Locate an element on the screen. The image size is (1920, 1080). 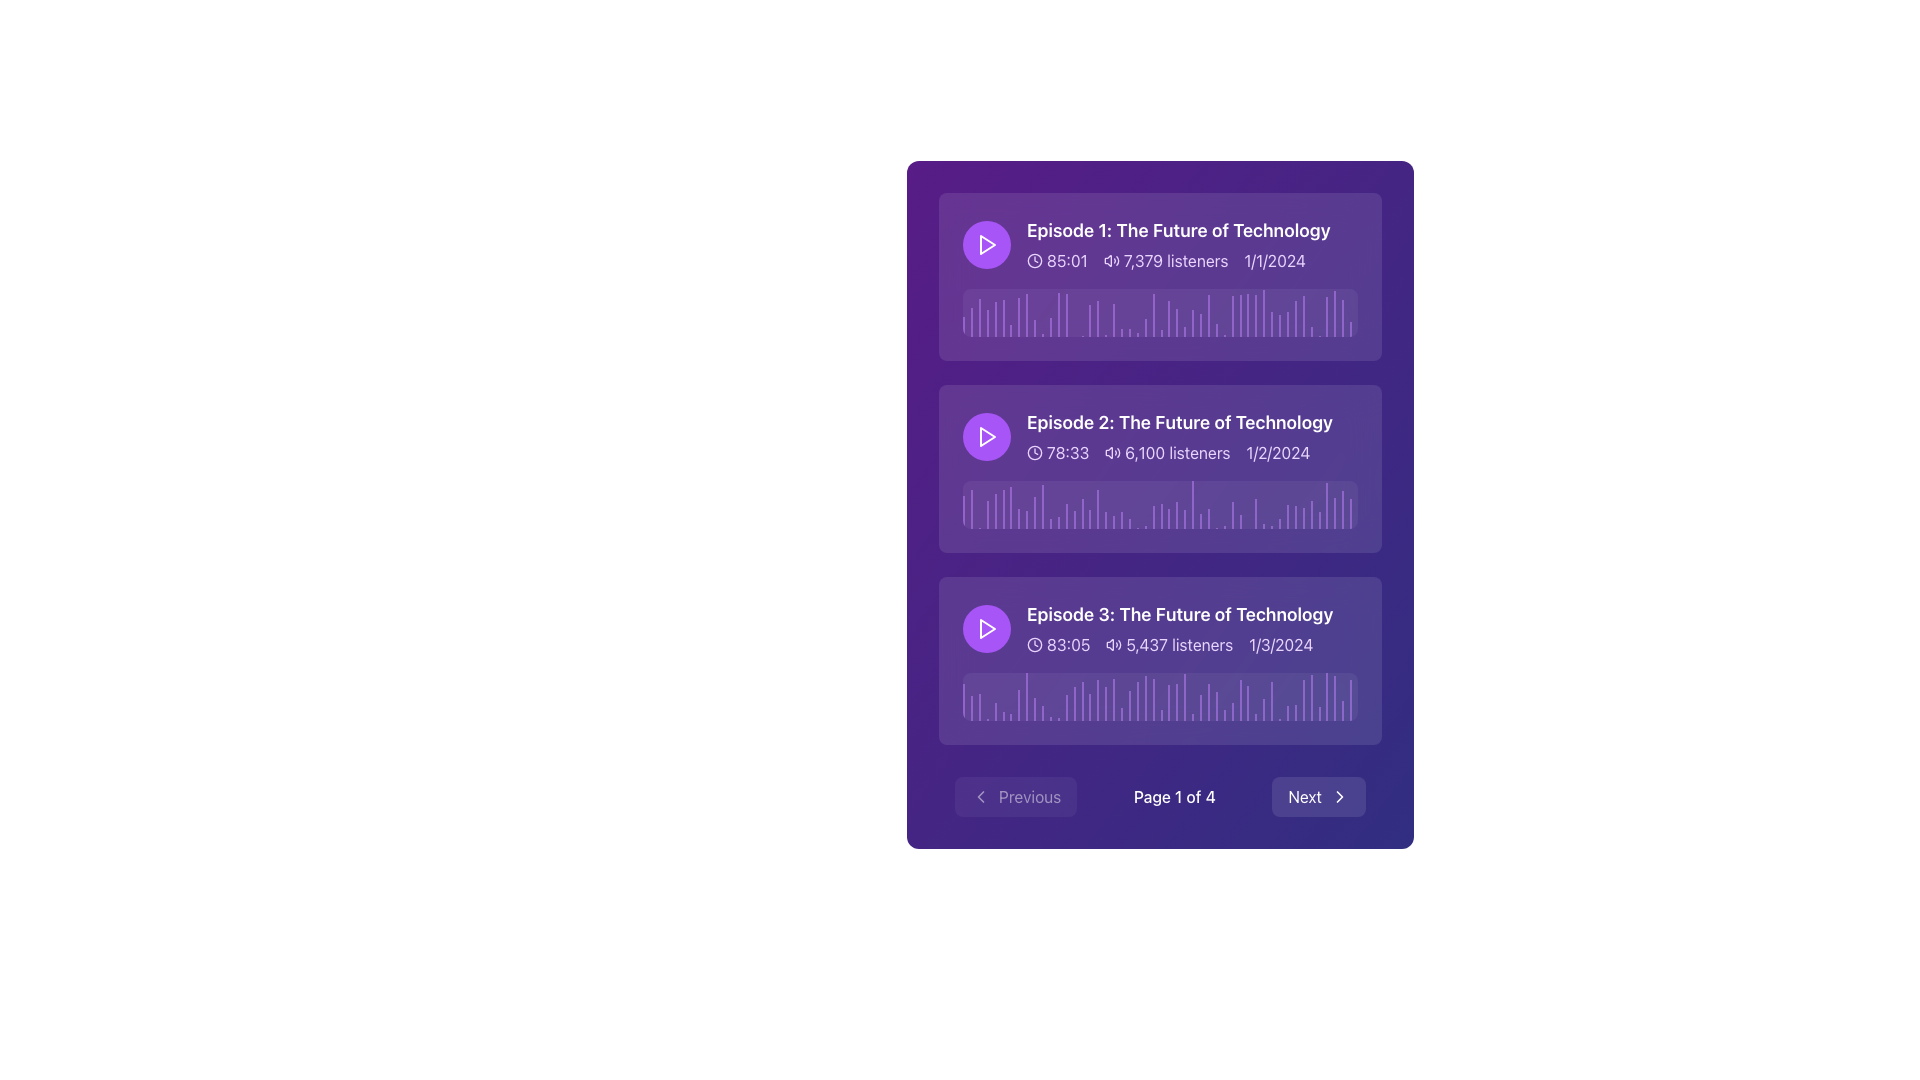
the ninth vertical progress indicator in the progress bar of the second episode card is located at coordinates (1027, 519).